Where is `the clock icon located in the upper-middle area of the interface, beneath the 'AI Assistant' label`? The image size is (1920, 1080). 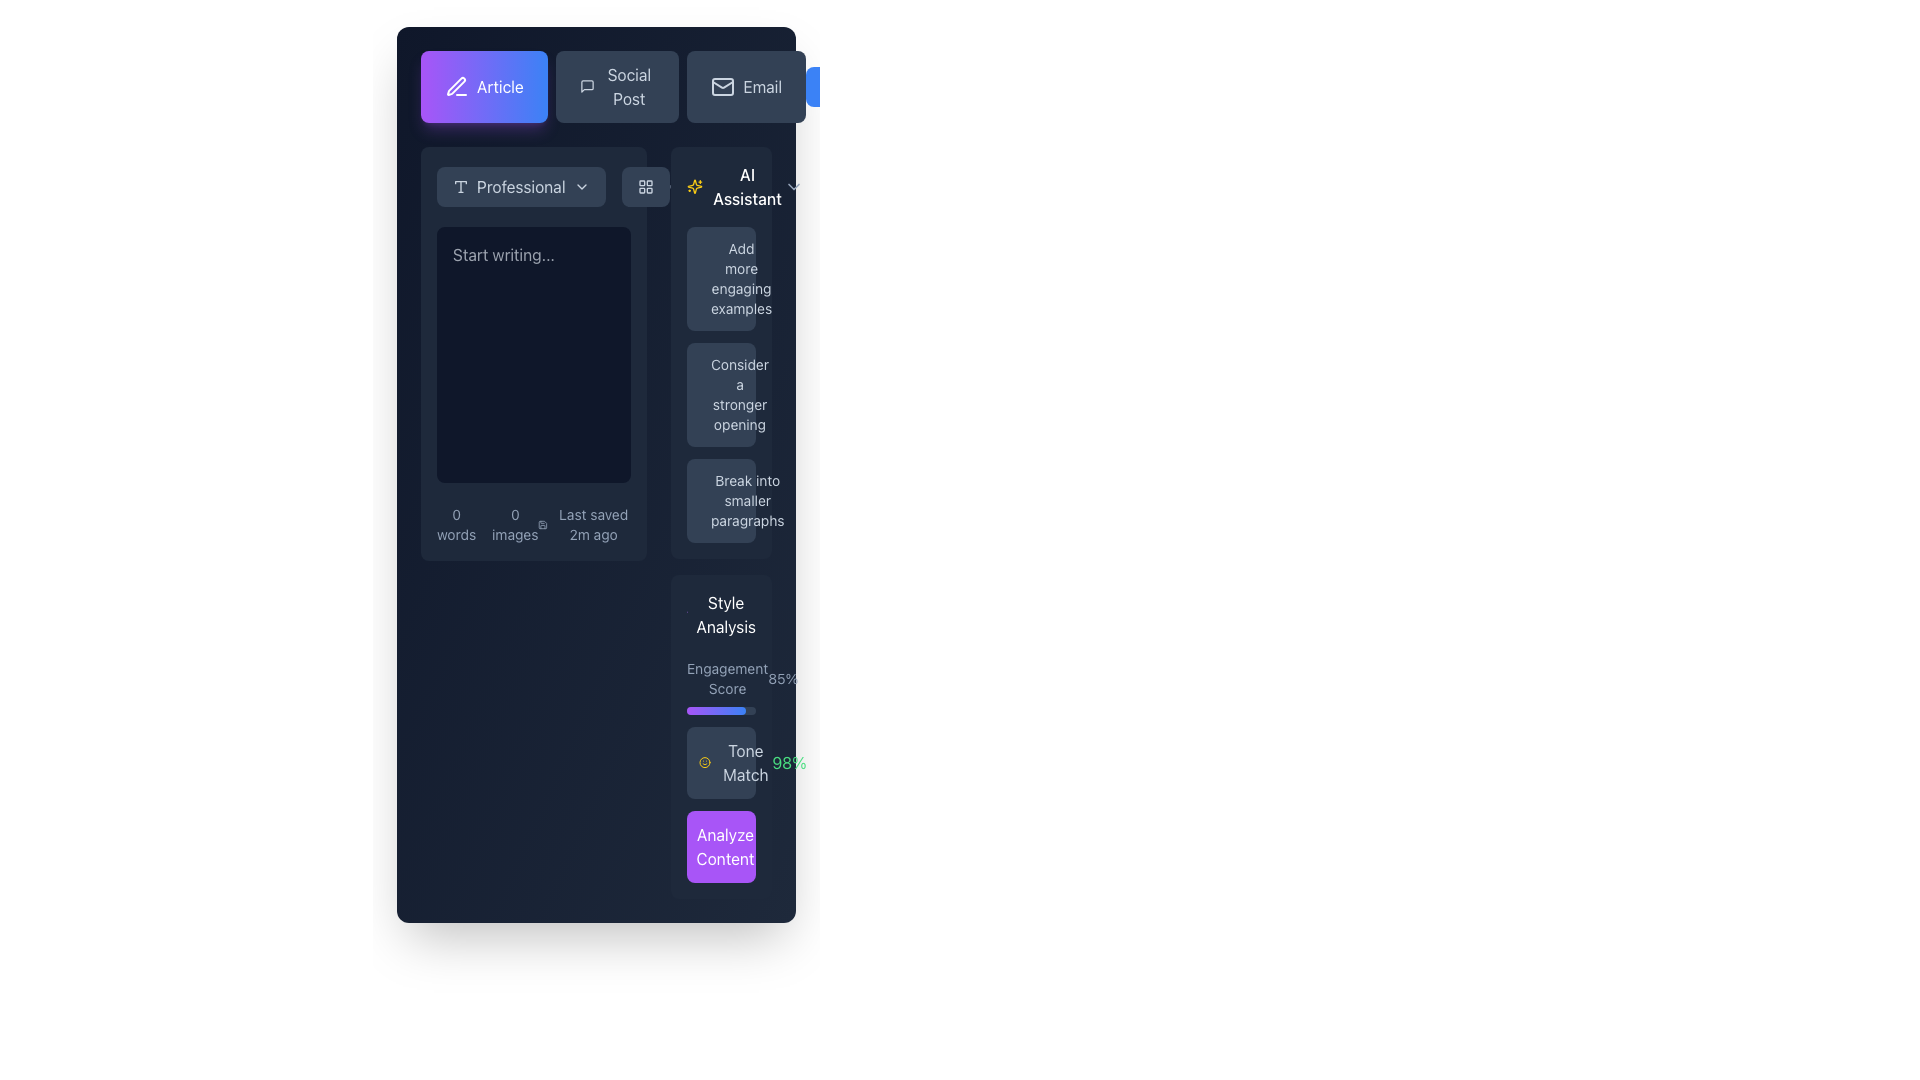 the clock icon located in the upper-middle area of the interface, beneath the 'AI Assistant' label is located at coordinates (674, 186).